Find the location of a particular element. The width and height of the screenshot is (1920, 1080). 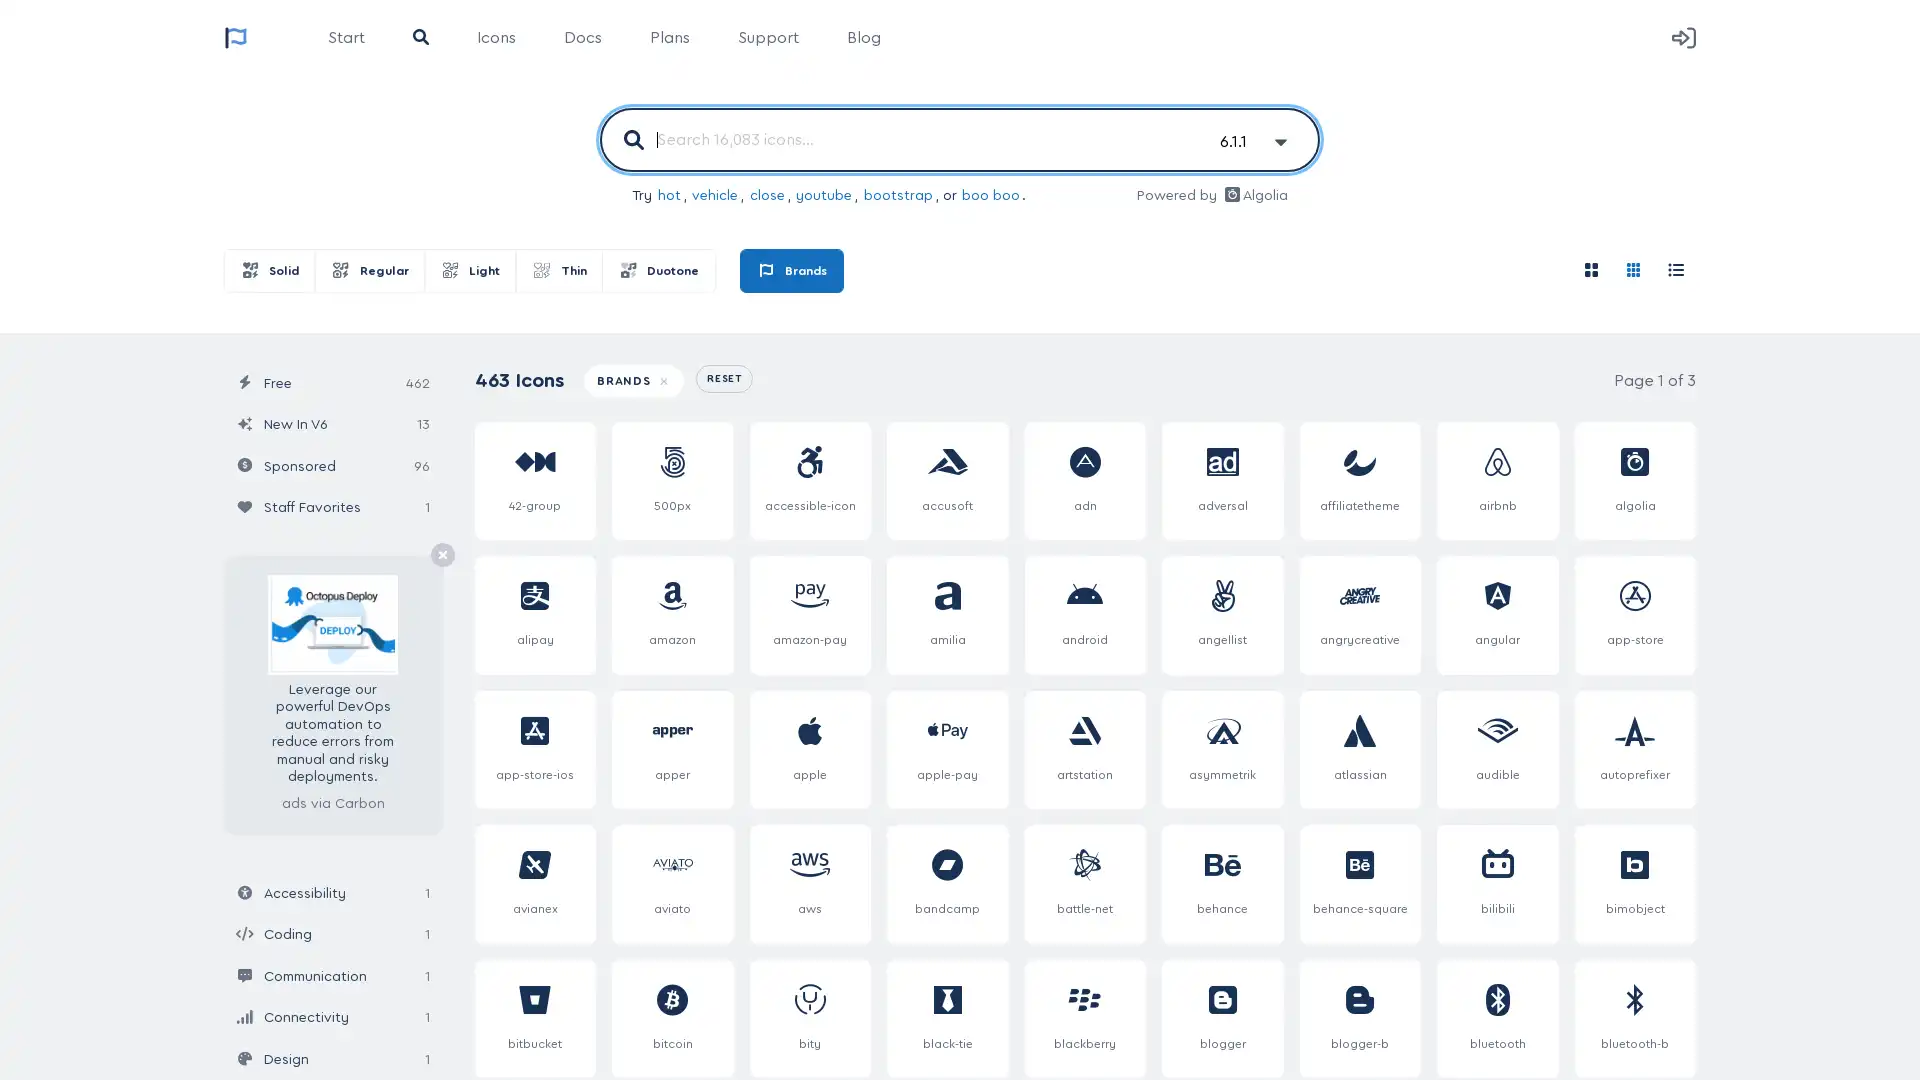

close is located at coordinates (766, 196).